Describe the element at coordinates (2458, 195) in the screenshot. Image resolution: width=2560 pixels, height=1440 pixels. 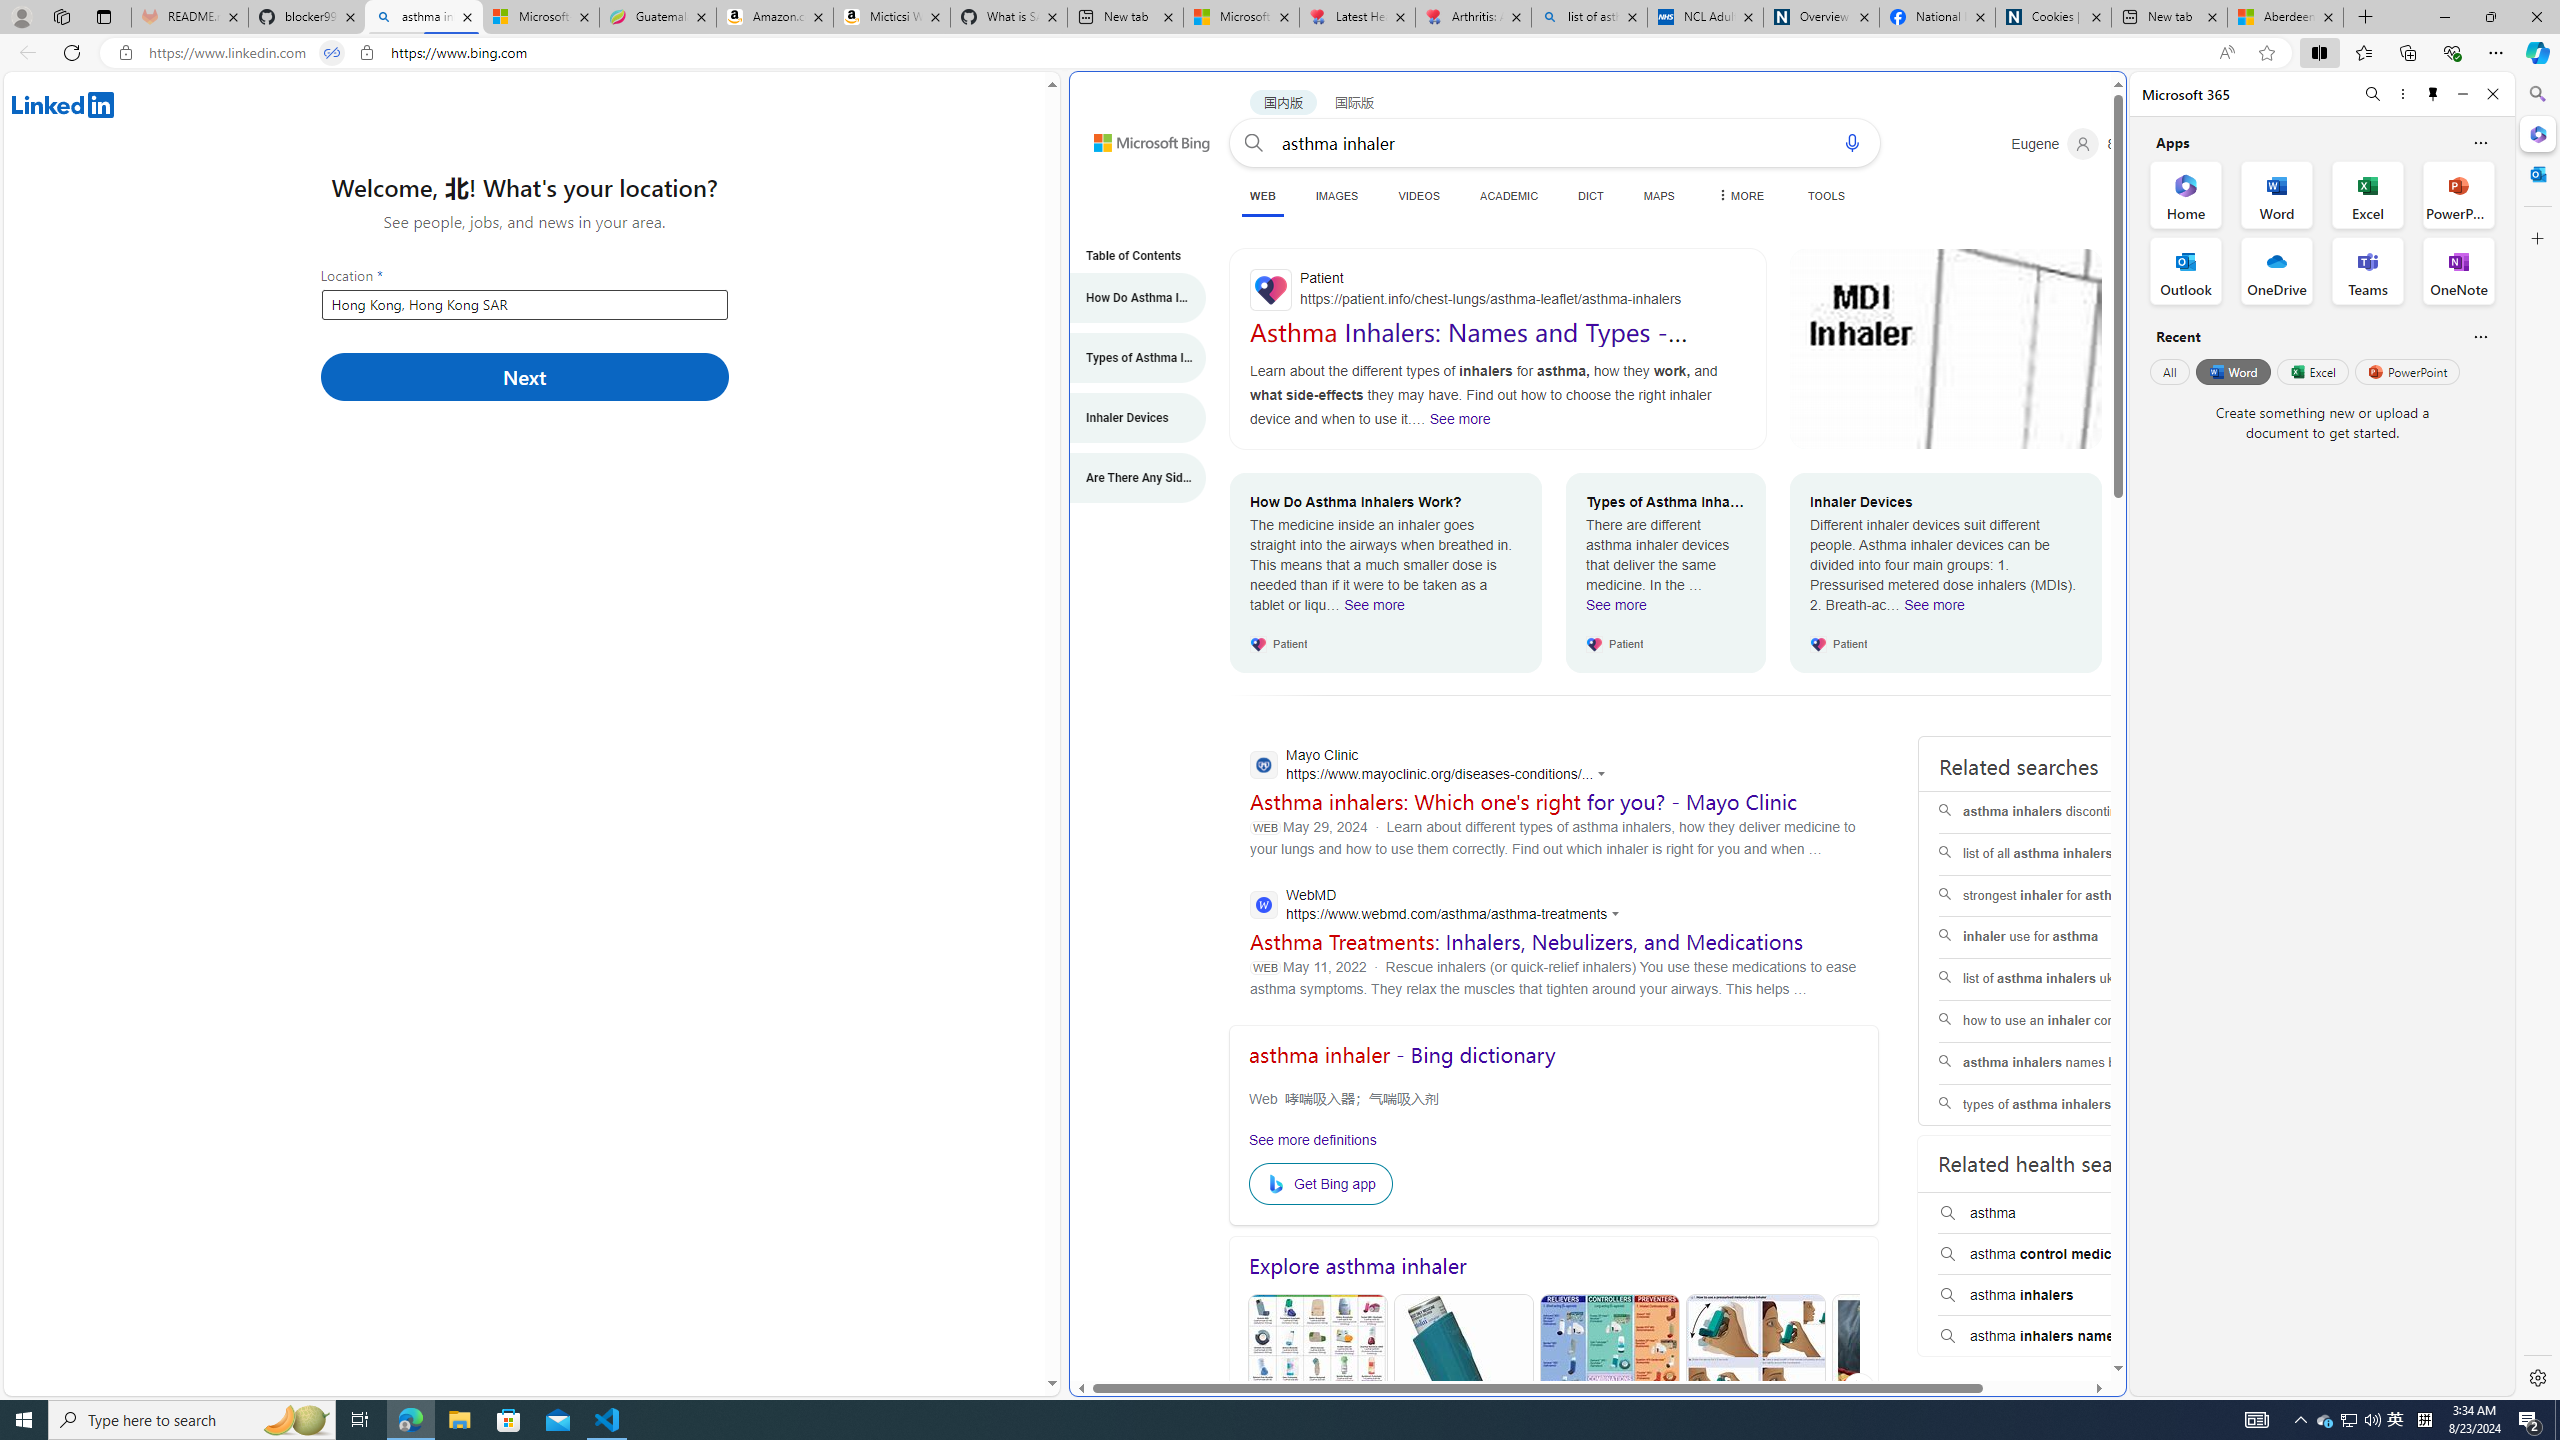
I see `'PowerPoint Office App'` at that location.